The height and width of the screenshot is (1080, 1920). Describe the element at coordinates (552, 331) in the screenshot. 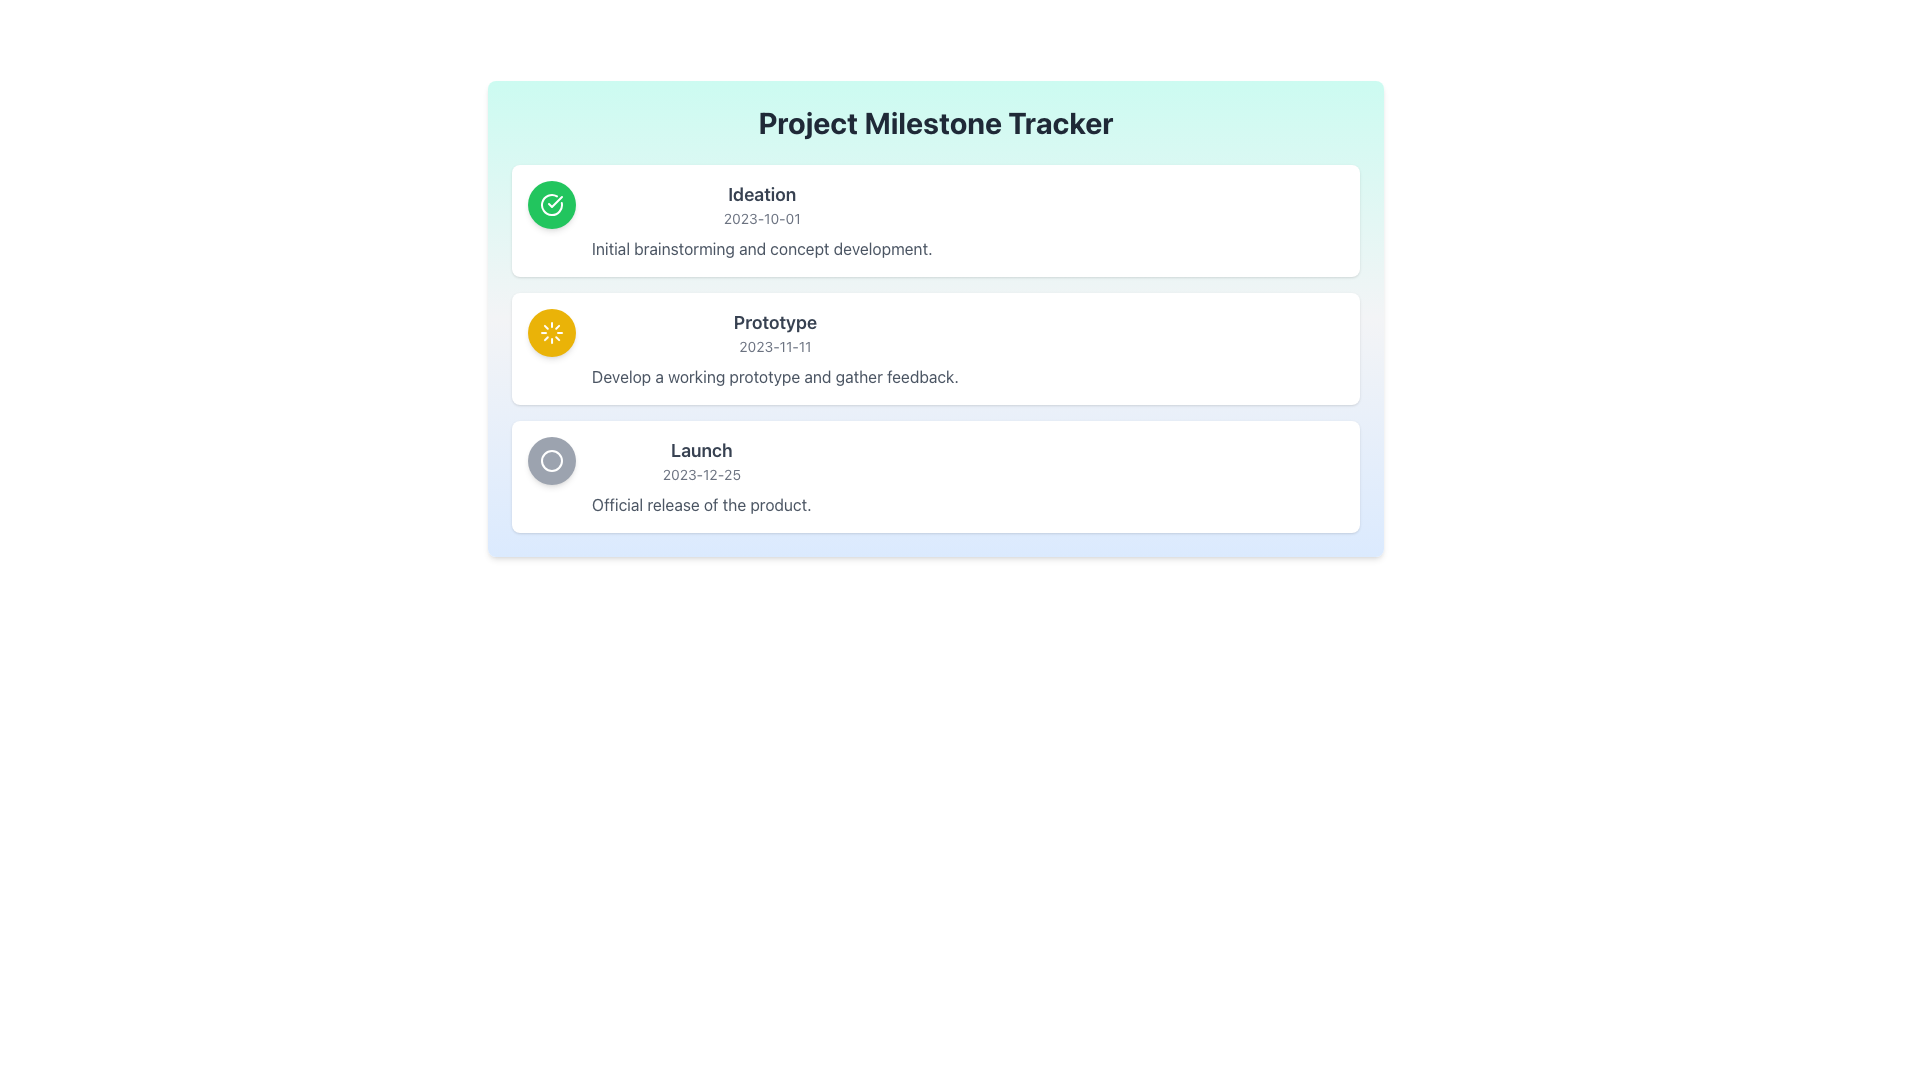

I see `the indicator icon associated with the 'Prototype' milestone to observe the information it represents` at that location.